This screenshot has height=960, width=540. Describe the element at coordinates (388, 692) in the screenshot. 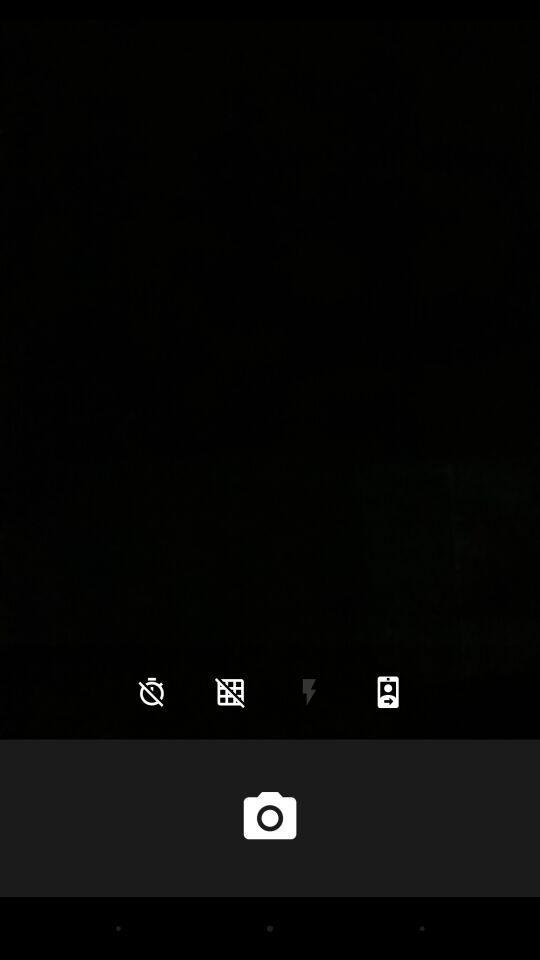

I see `icon at the bottom right corner` at that location.